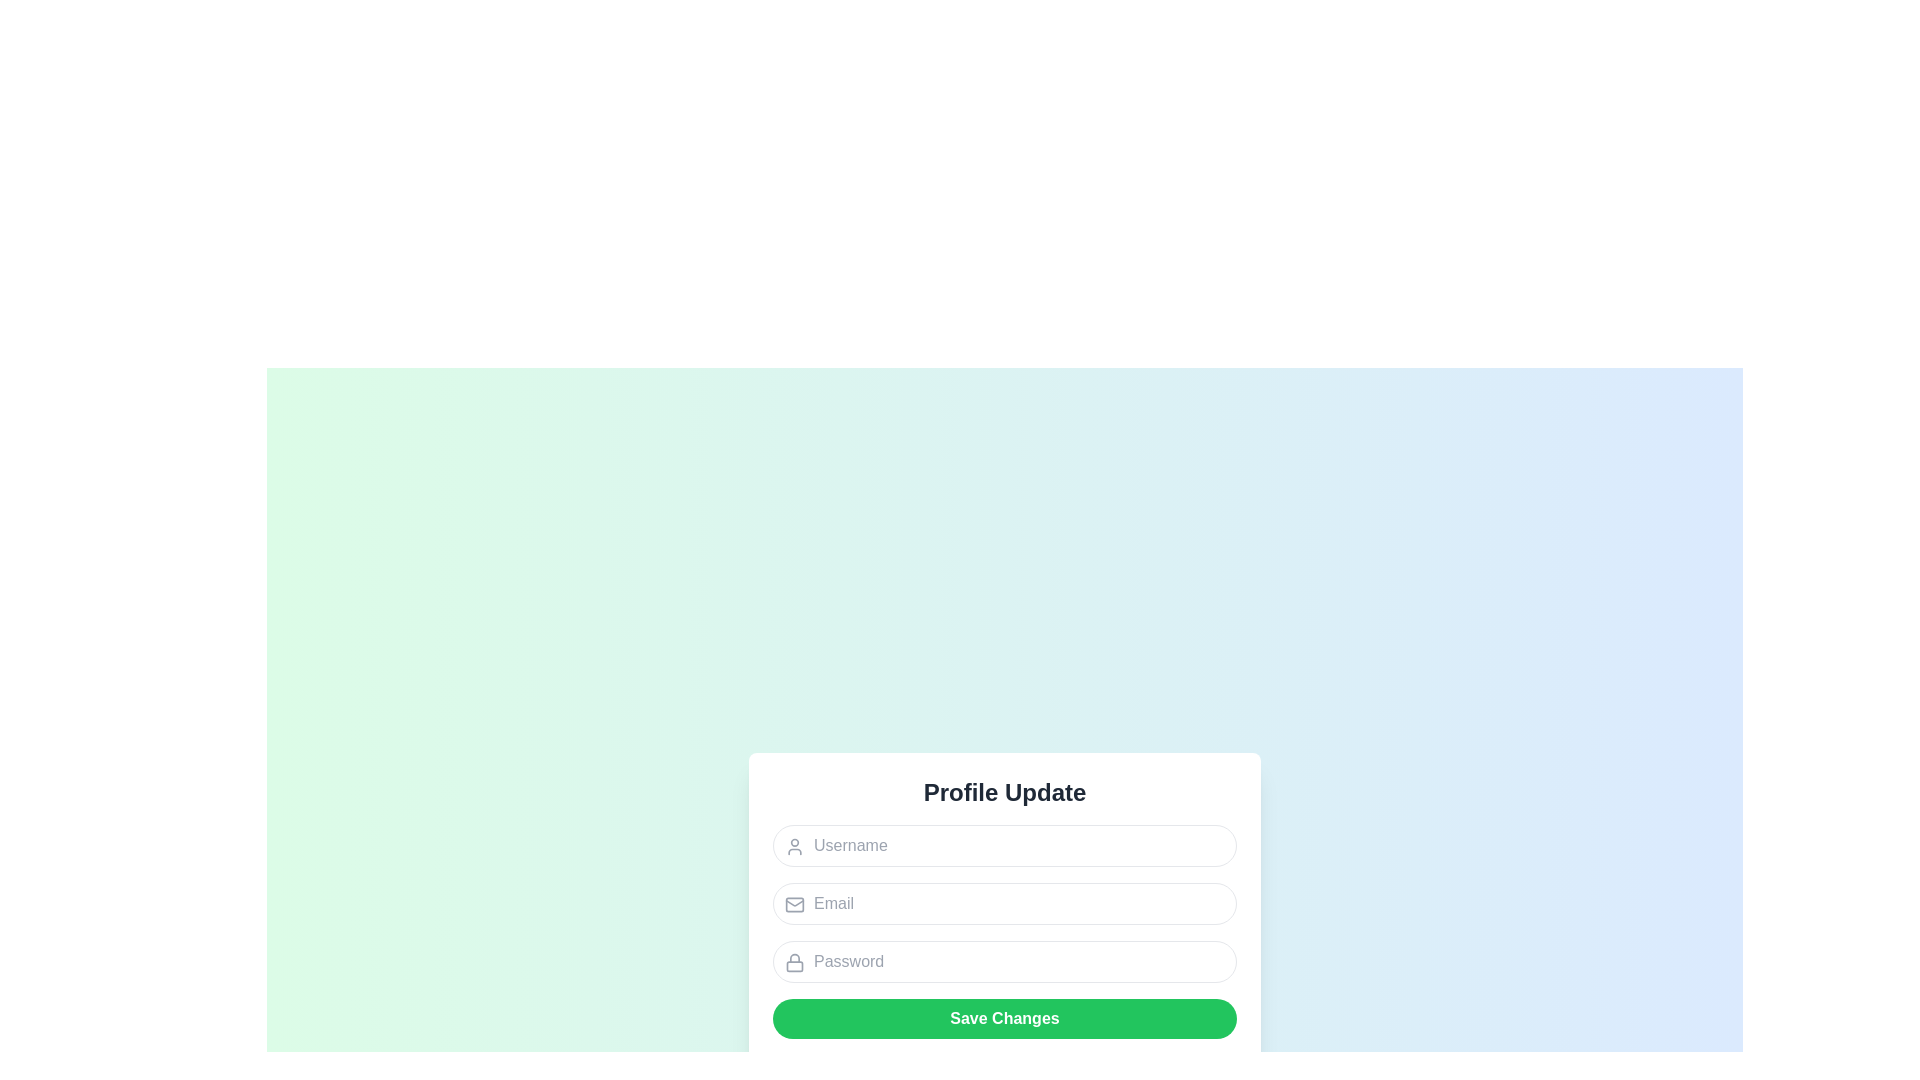 This screenshot has height=1080, width=1920. What do you see at coordinates (794, 902) in the screenshot?
I see `the decorative part of the mail icon, which is located adjacent to the 'Email' input field` at bounding box center [794, 902].